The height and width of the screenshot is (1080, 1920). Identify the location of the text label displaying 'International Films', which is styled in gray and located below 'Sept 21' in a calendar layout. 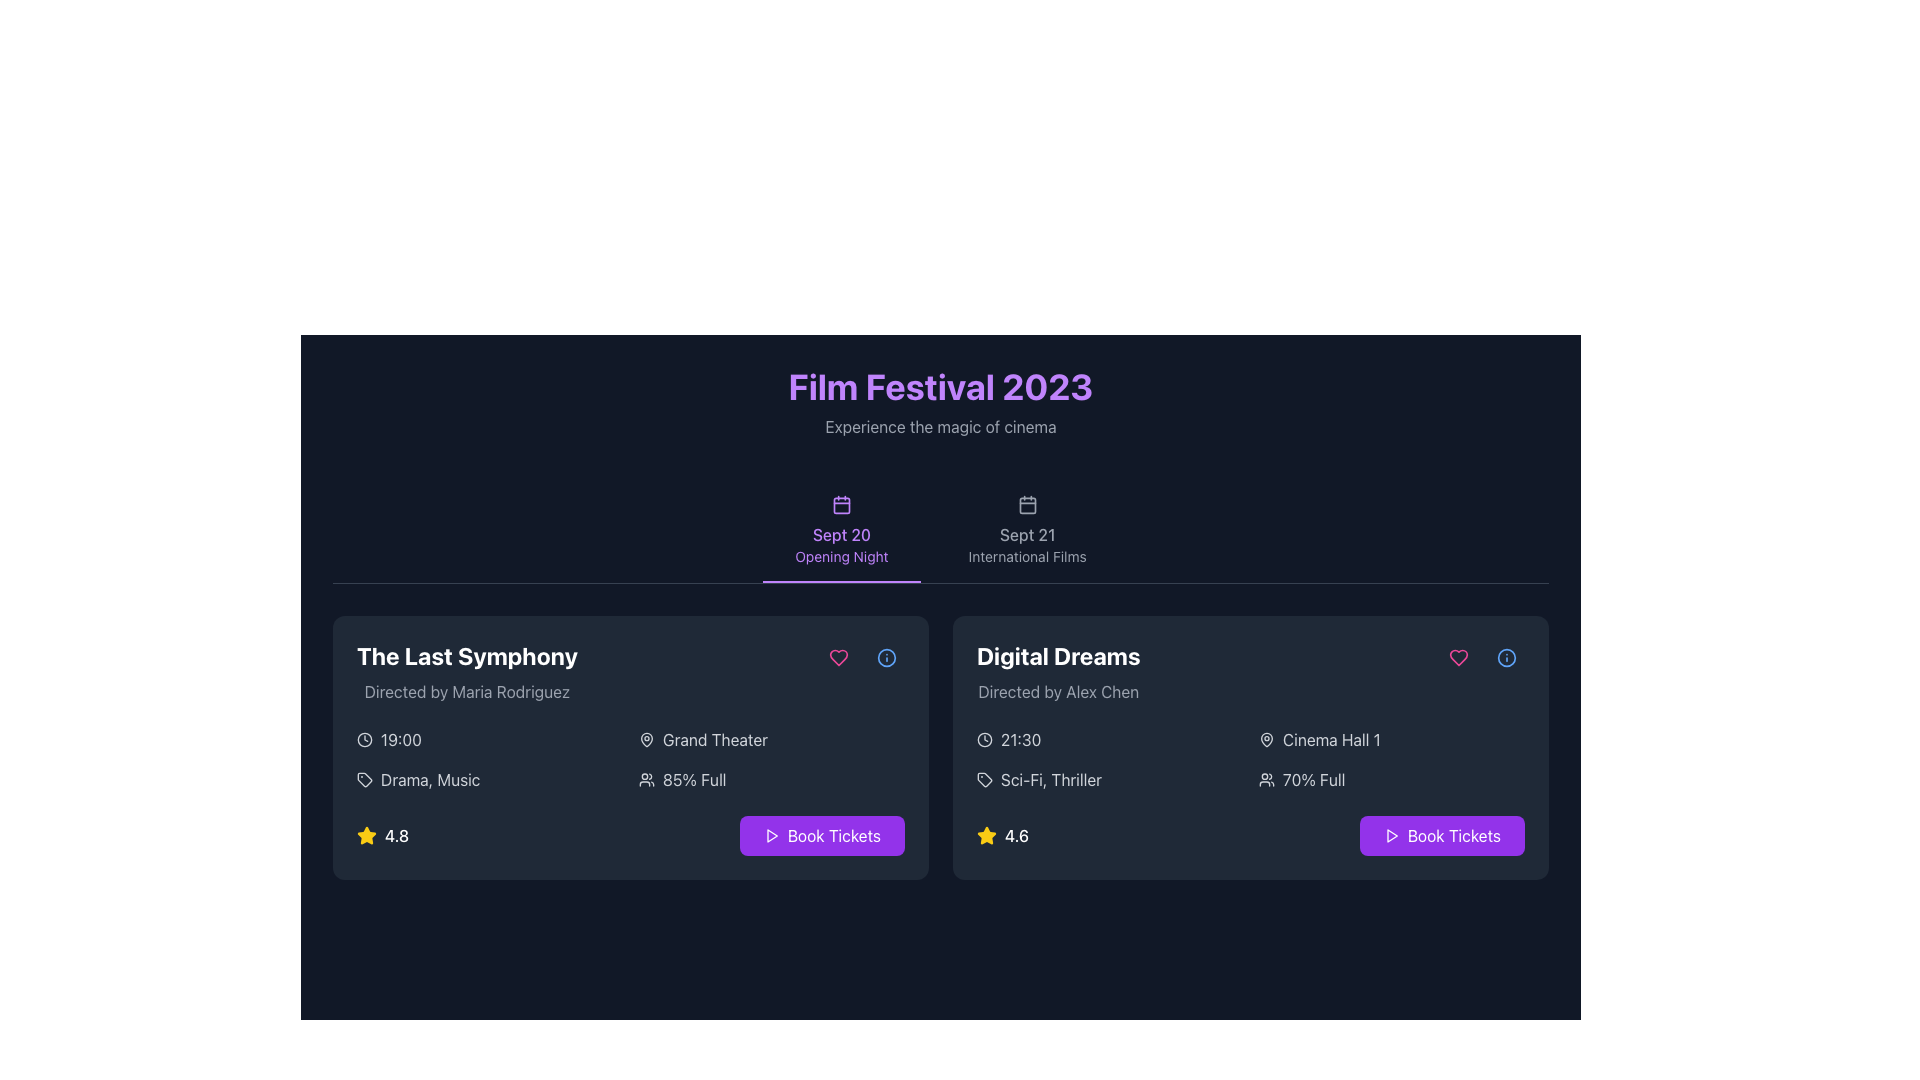
(1027, 556).